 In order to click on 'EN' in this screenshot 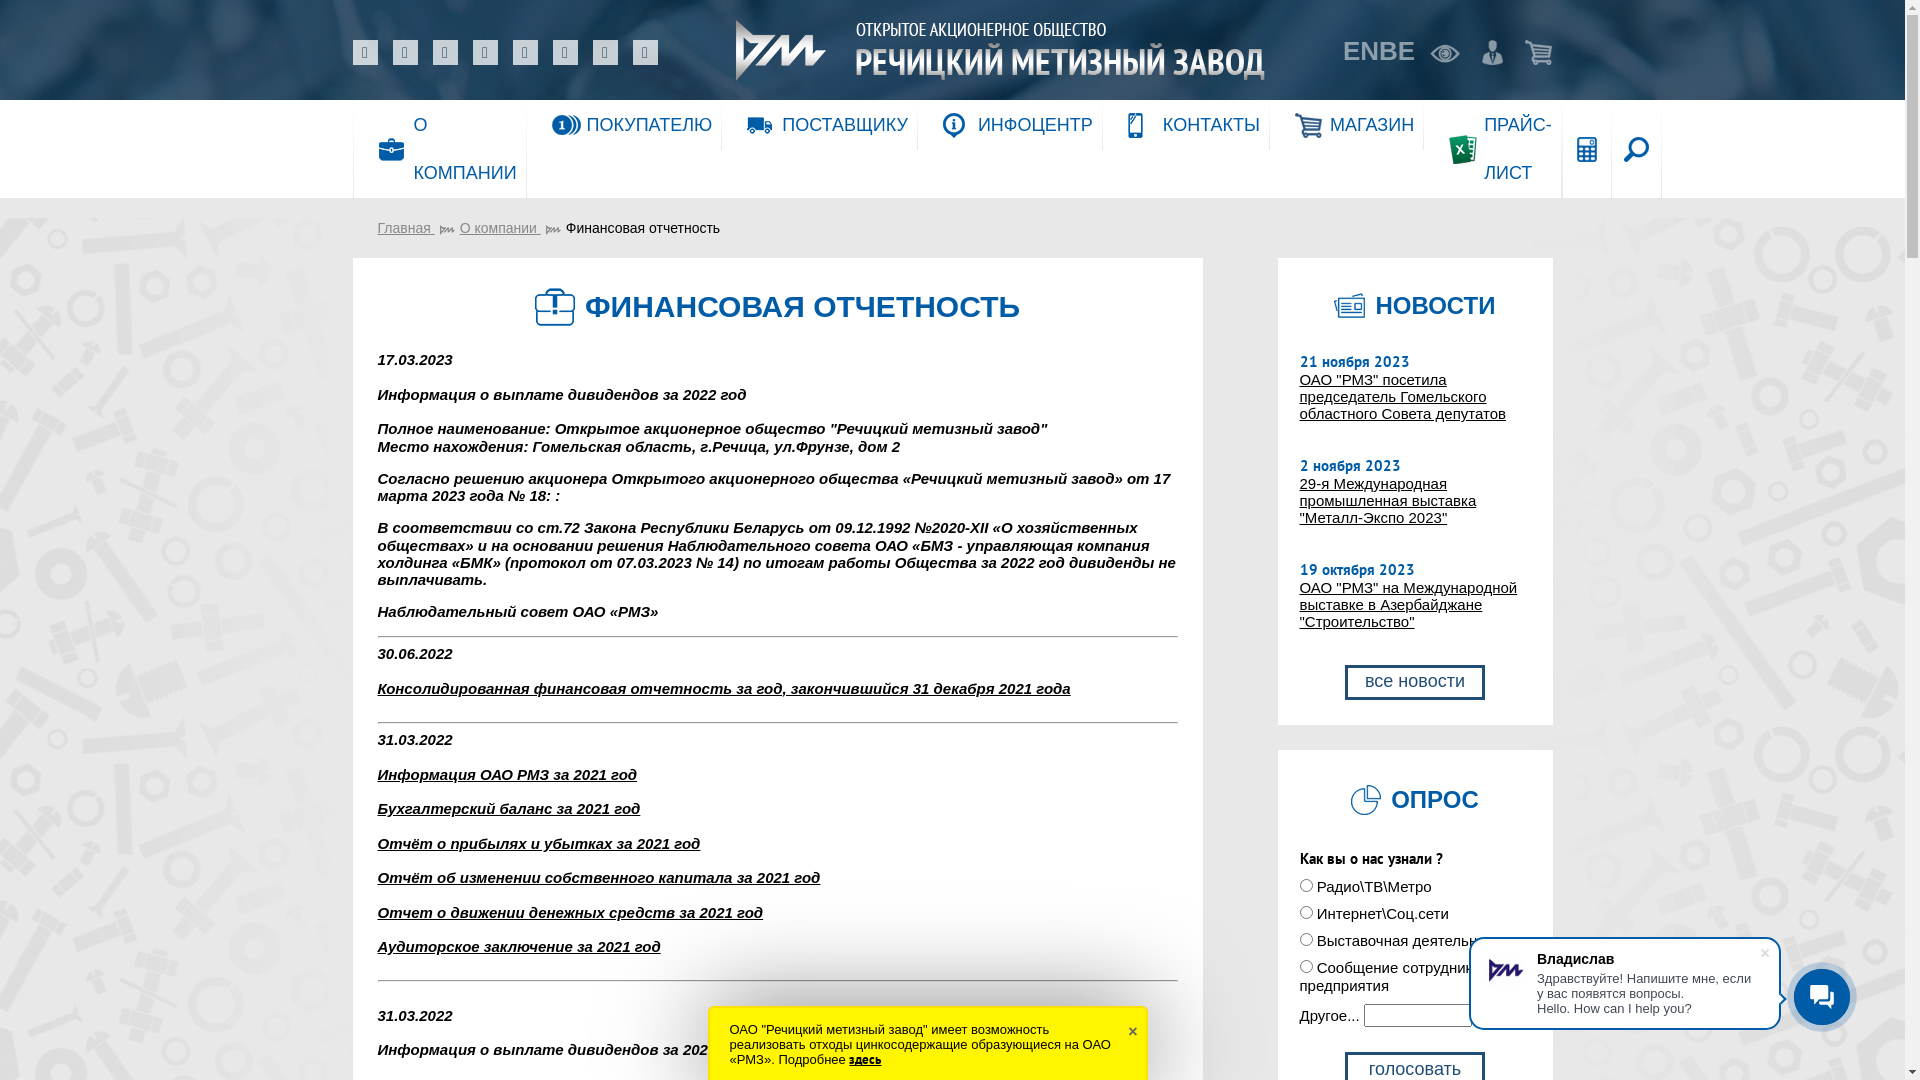, I will do `click(1360, 50)`.